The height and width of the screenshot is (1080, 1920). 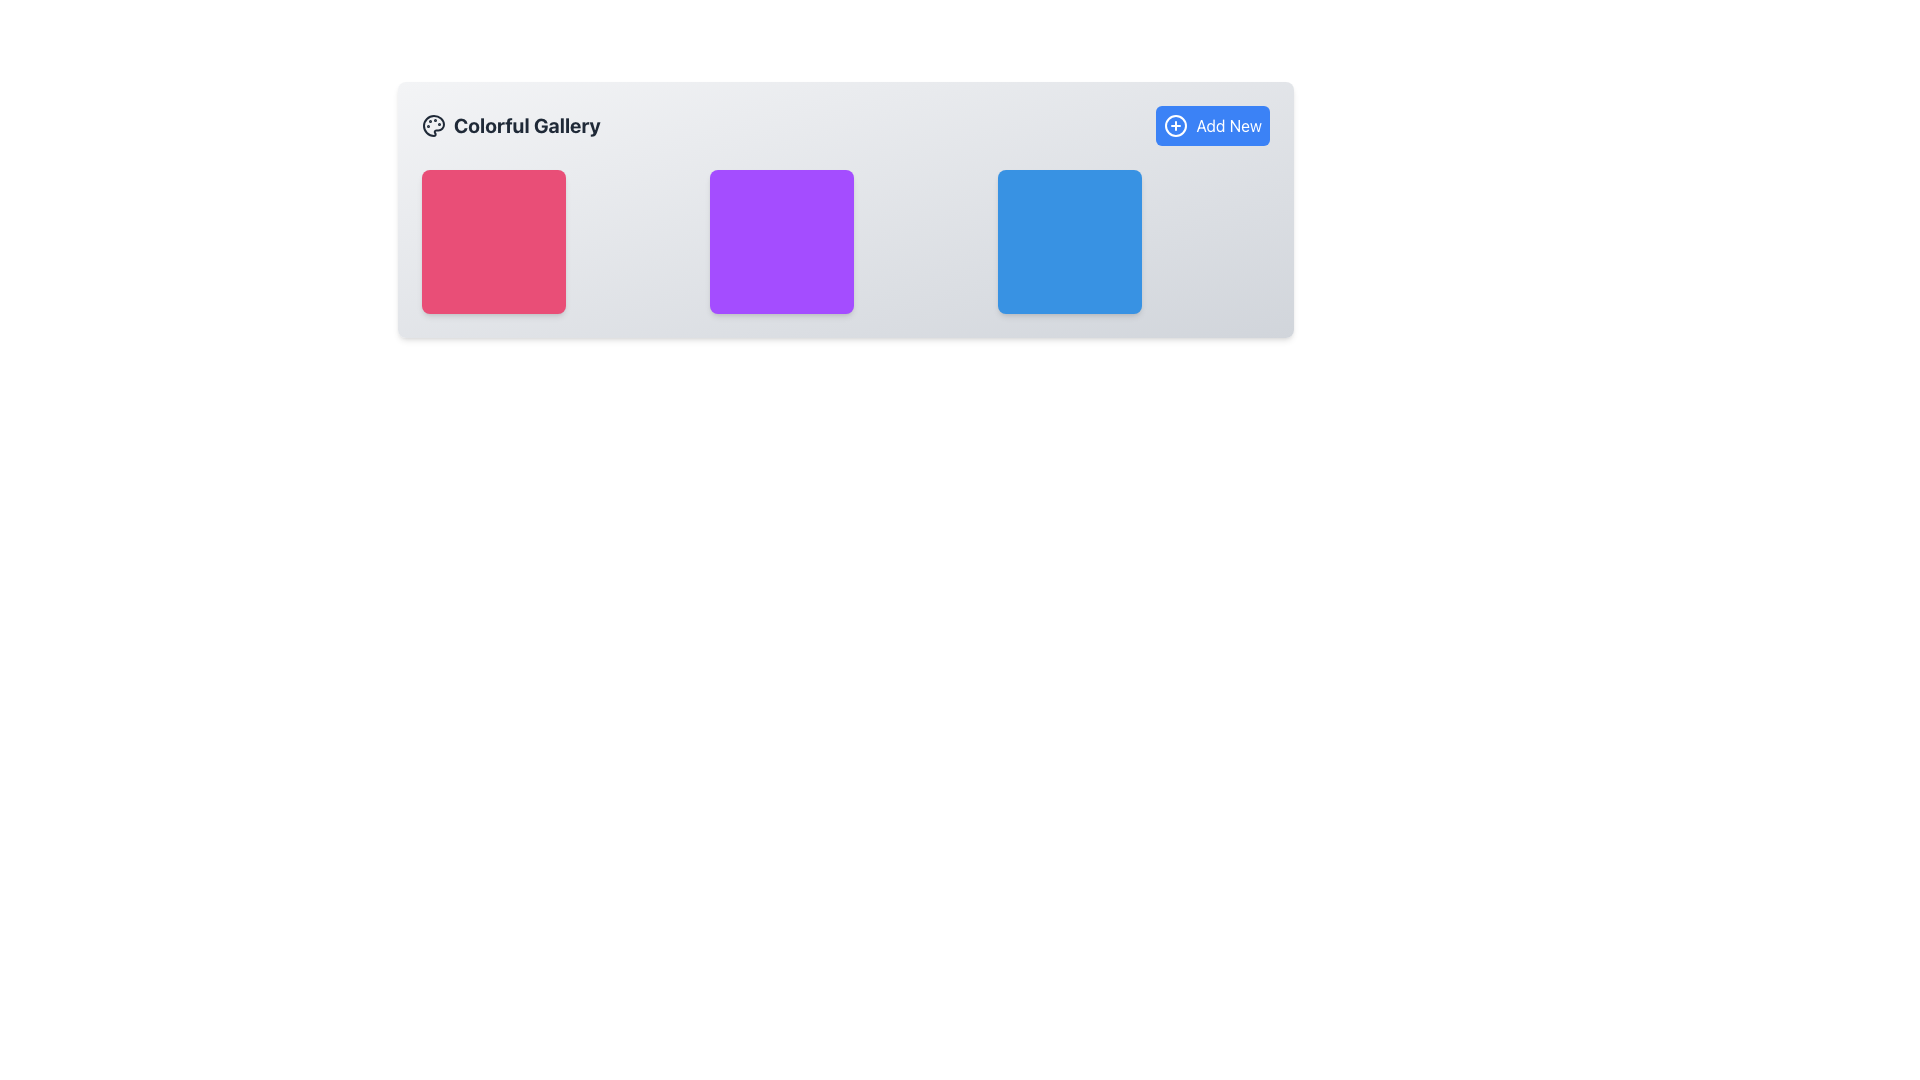 What do you see at coordinates (511, 126) in the screenshot?
I see `the 'Colorful Gallery' static text element which has a bold font and a palette icon to its left` at bounding box center [511, 126].